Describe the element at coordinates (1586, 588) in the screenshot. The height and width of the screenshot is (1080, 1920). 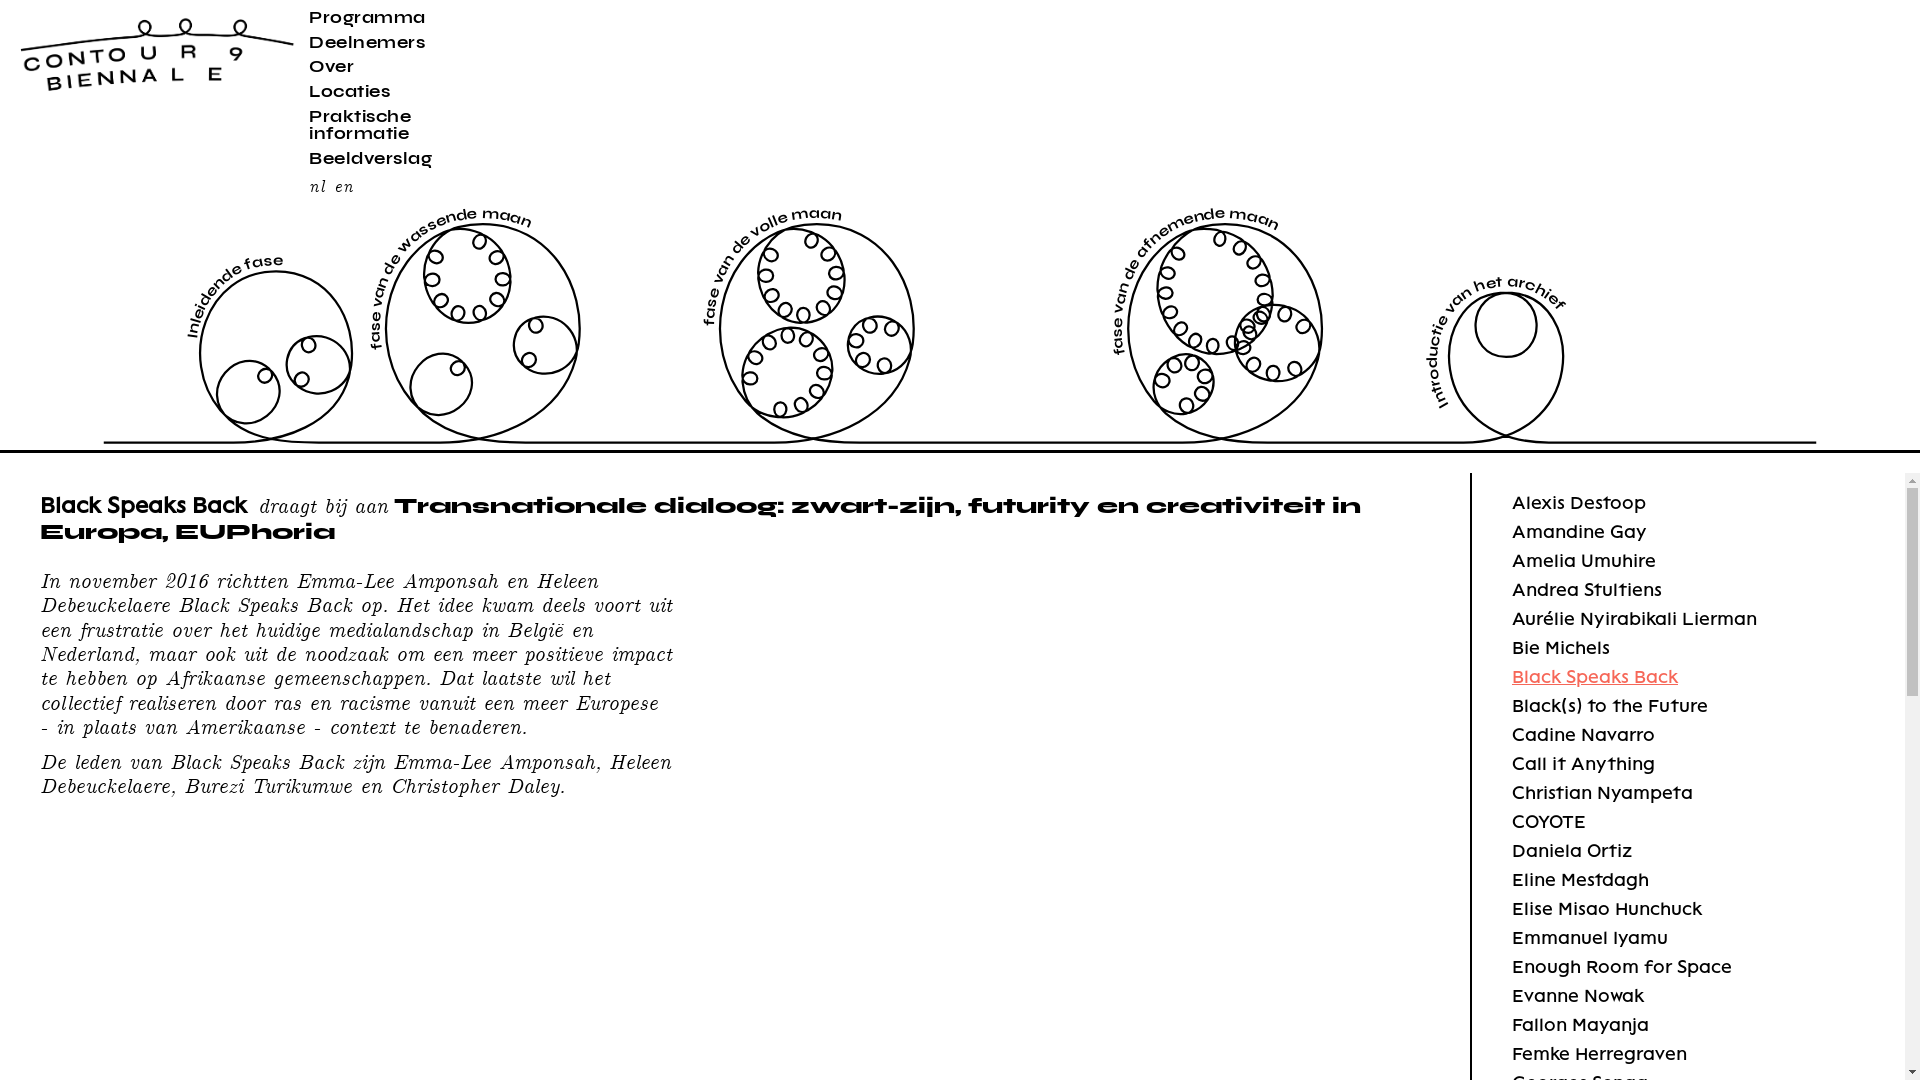
I see `'Andrea Stultiens'` at that location.